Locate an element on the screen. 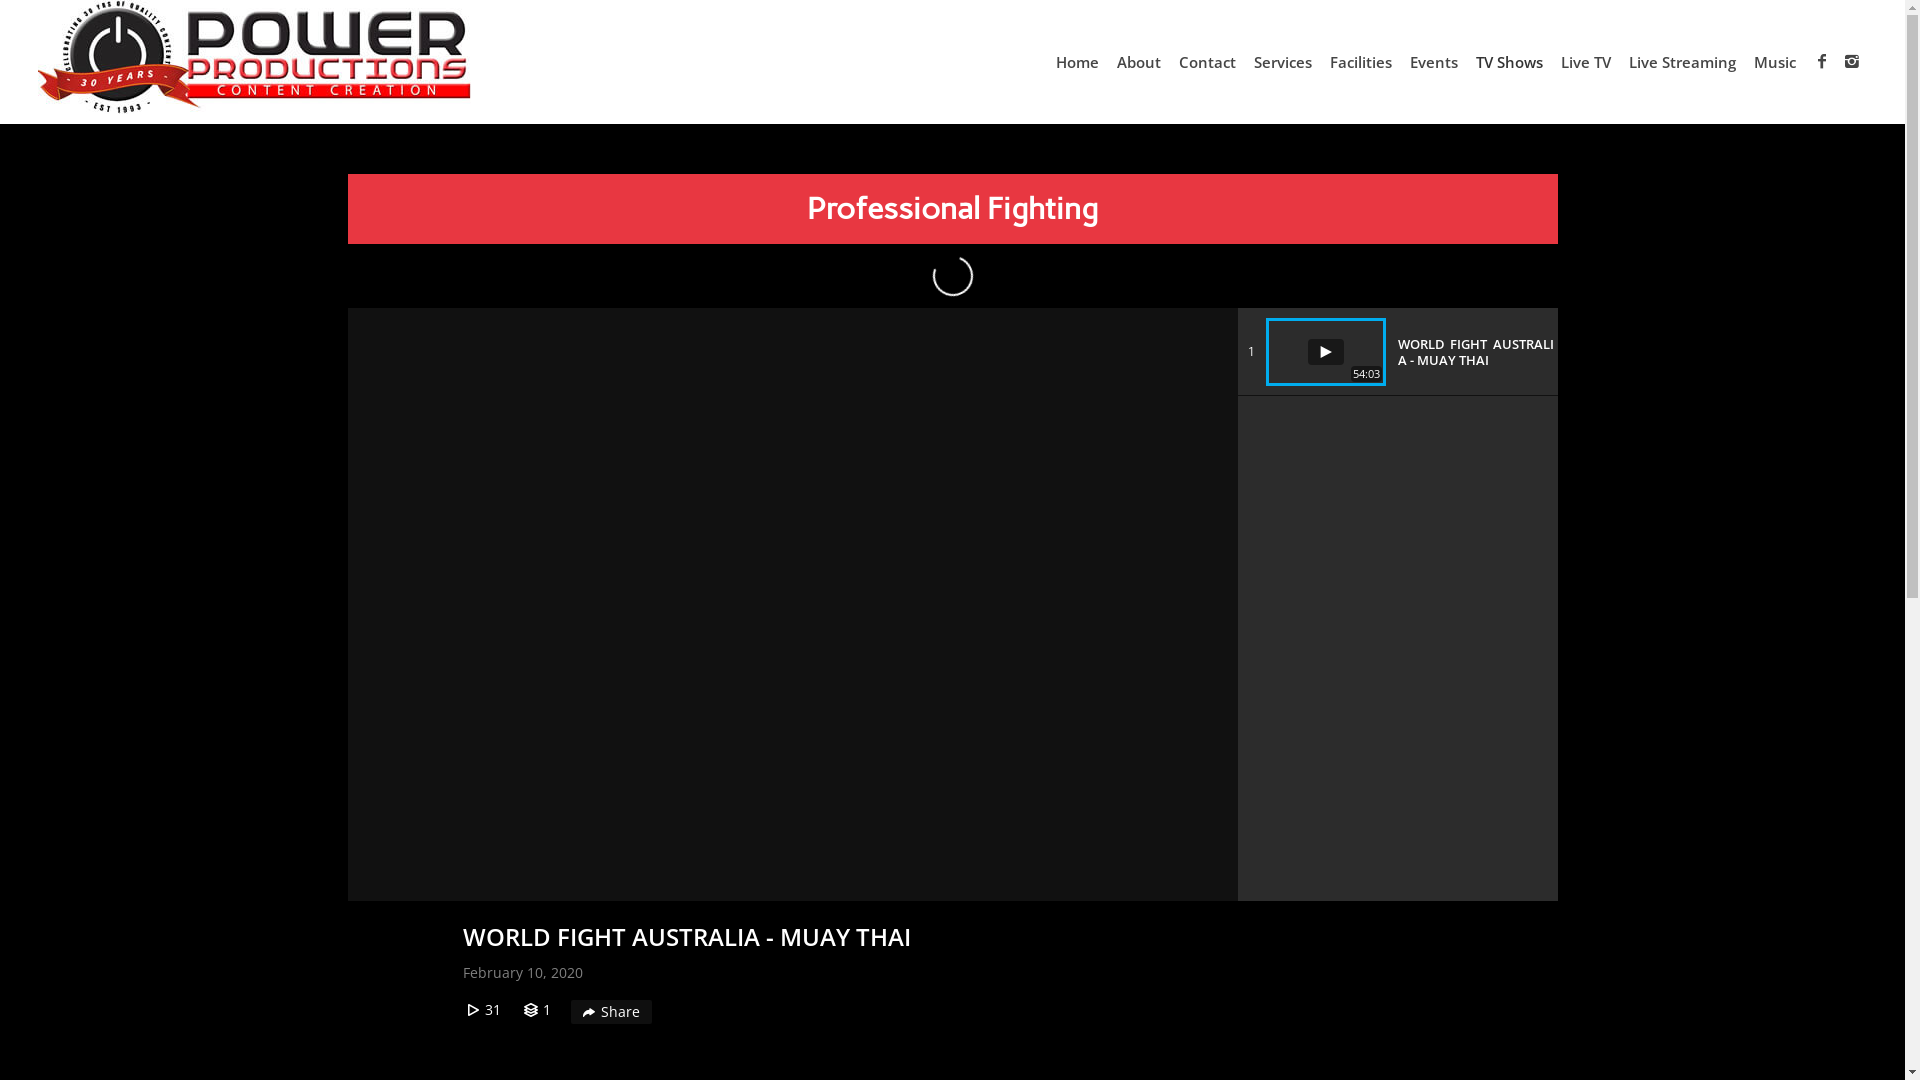 This screenshot has width=1920, height=1080. 'Events' is located at coordinates (1433, 60).